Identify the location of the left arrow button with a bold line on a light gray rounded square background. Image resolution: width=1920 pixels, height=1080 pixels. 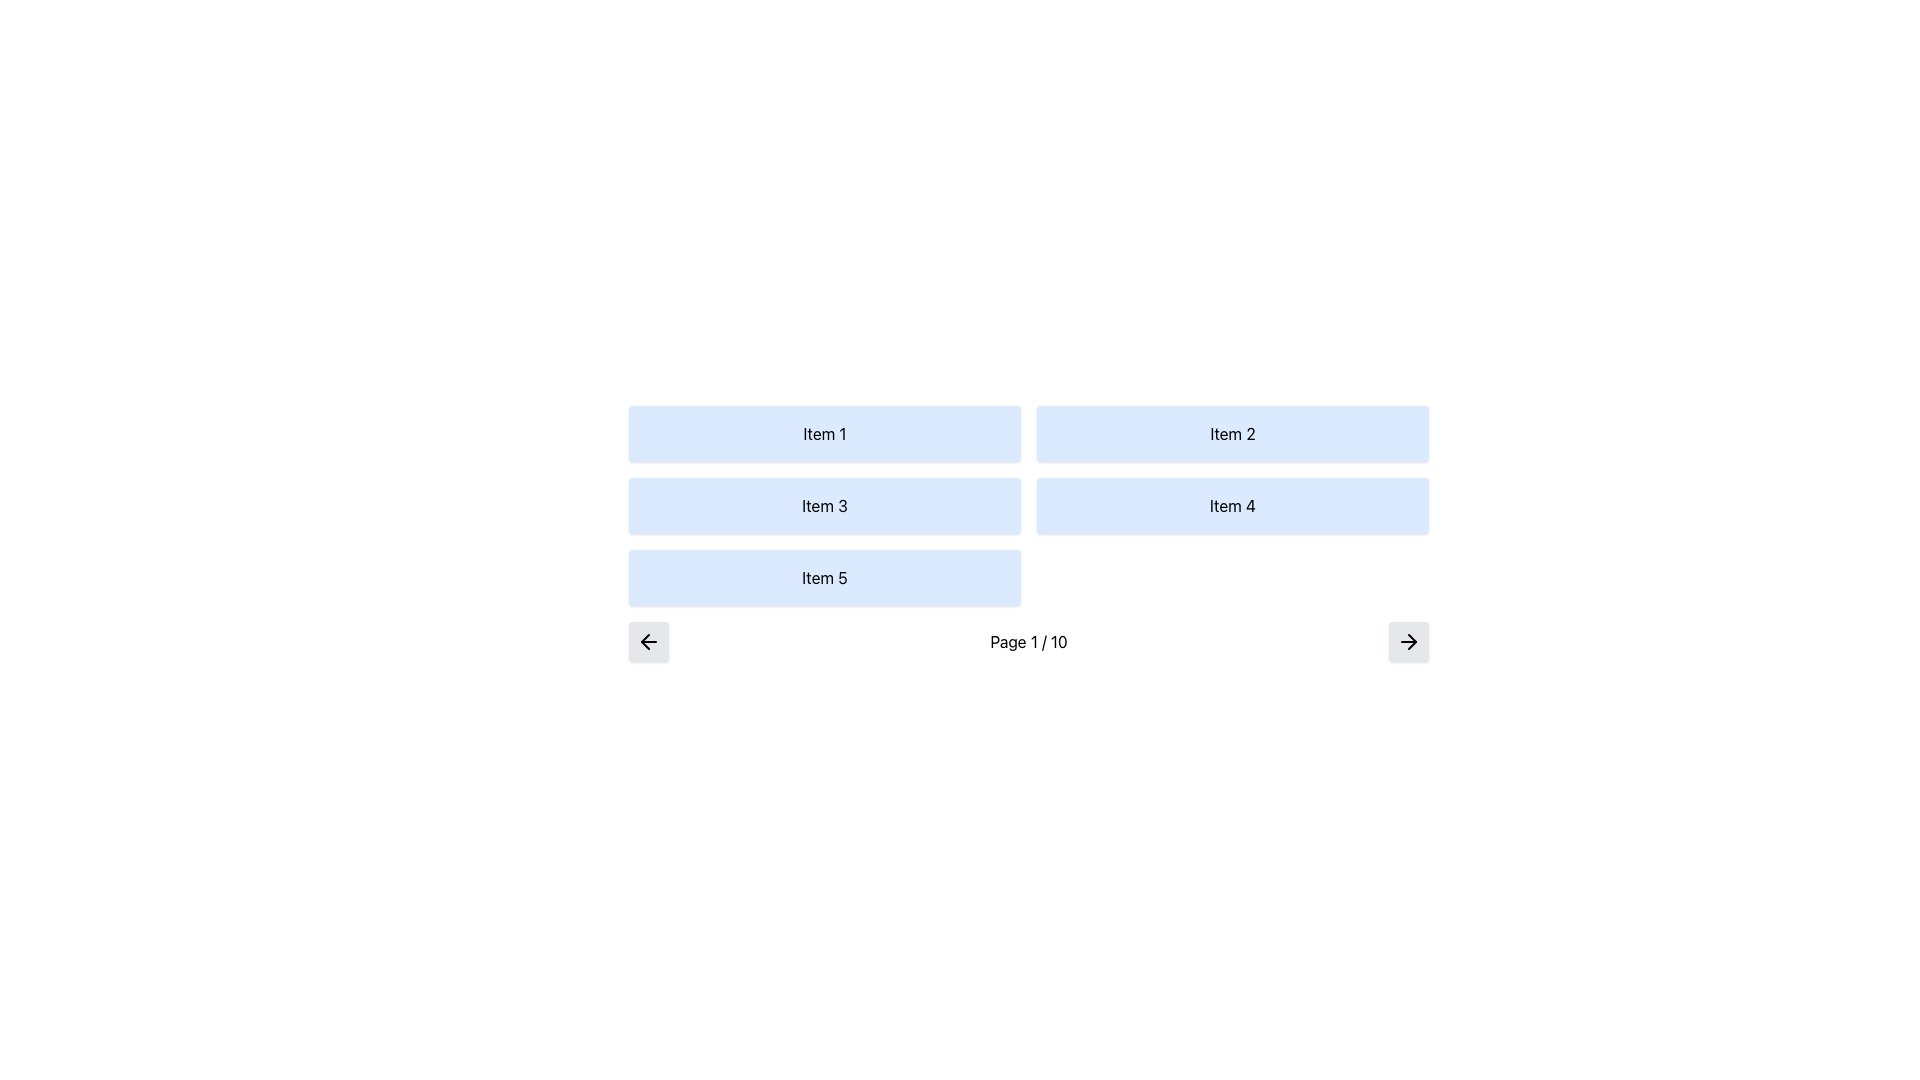
(648, 641).